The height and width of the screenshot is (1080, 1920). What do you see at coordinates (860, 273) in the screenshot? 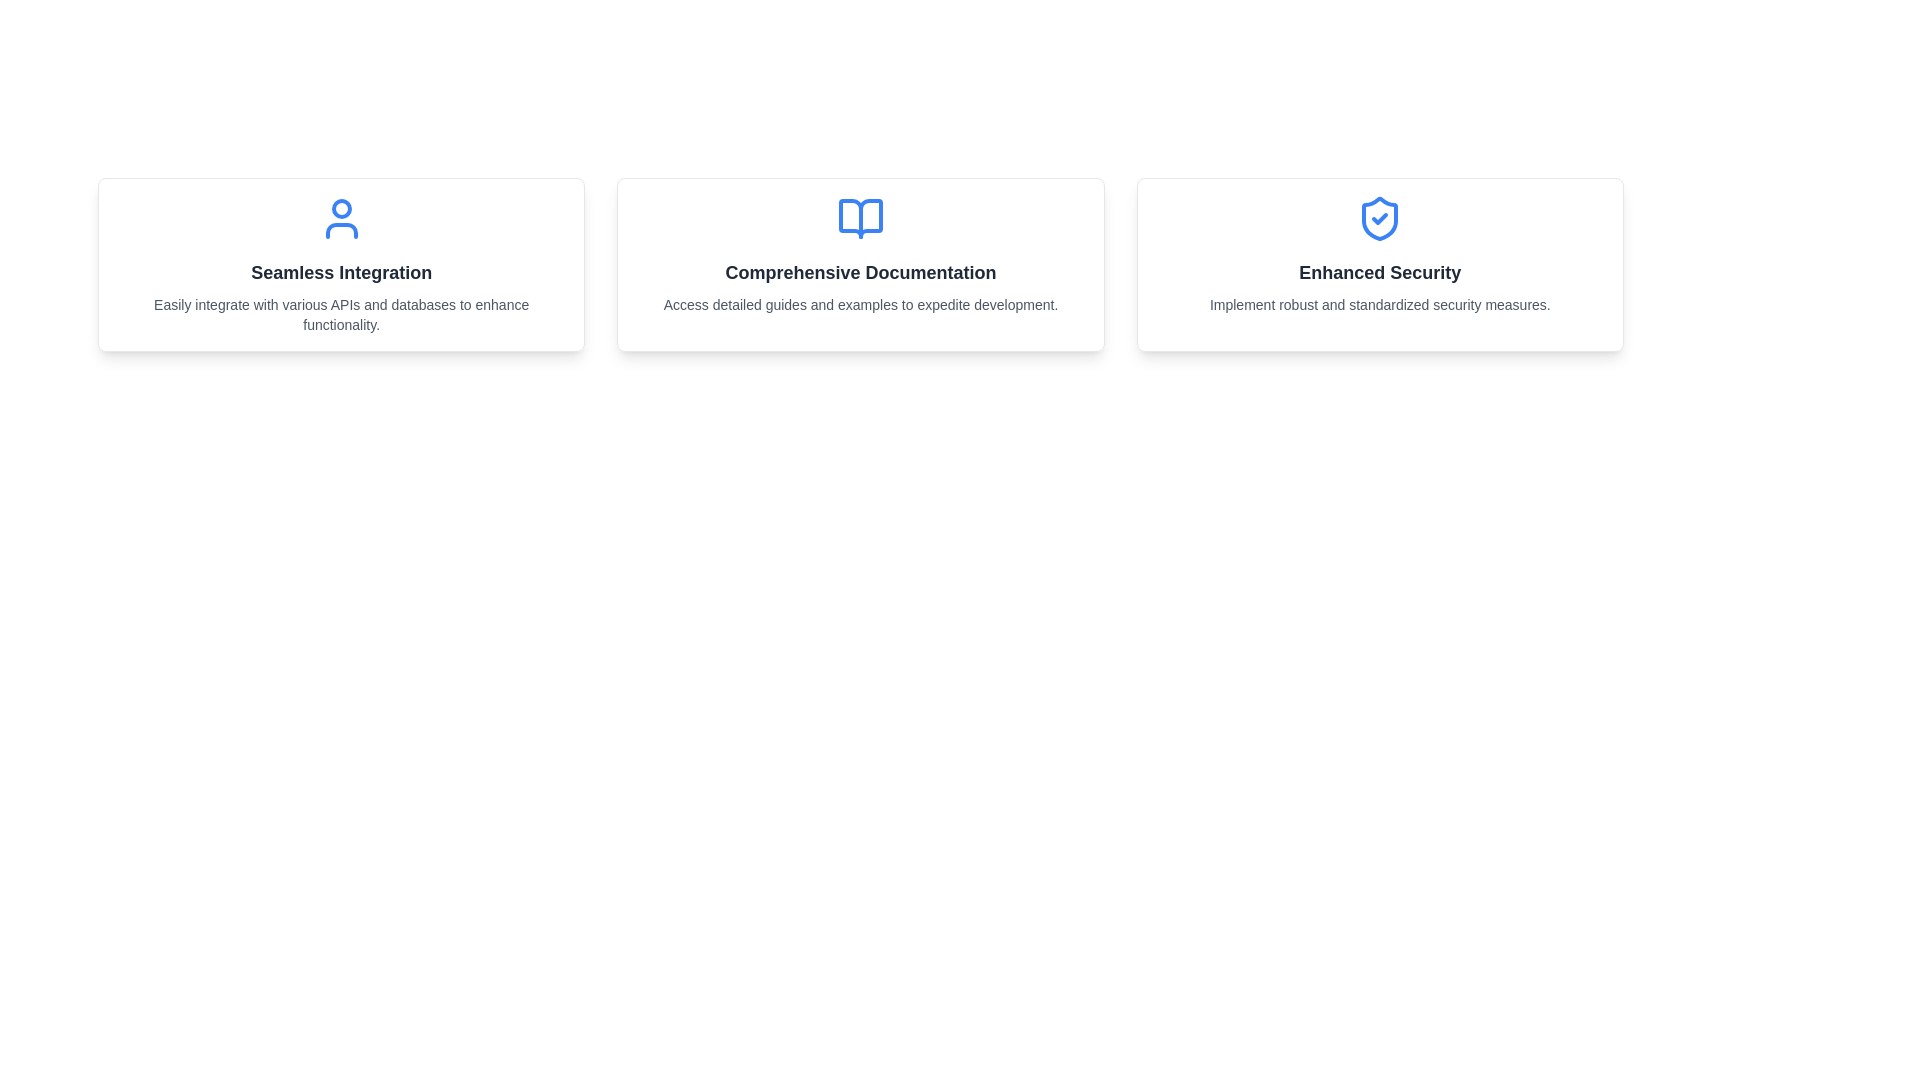
I see `the text label displaying 'Comprehensive Documentation' which is styled with a larger font size and bold weight, located centrally within a card-like structure` at bounding box center [860, 273].